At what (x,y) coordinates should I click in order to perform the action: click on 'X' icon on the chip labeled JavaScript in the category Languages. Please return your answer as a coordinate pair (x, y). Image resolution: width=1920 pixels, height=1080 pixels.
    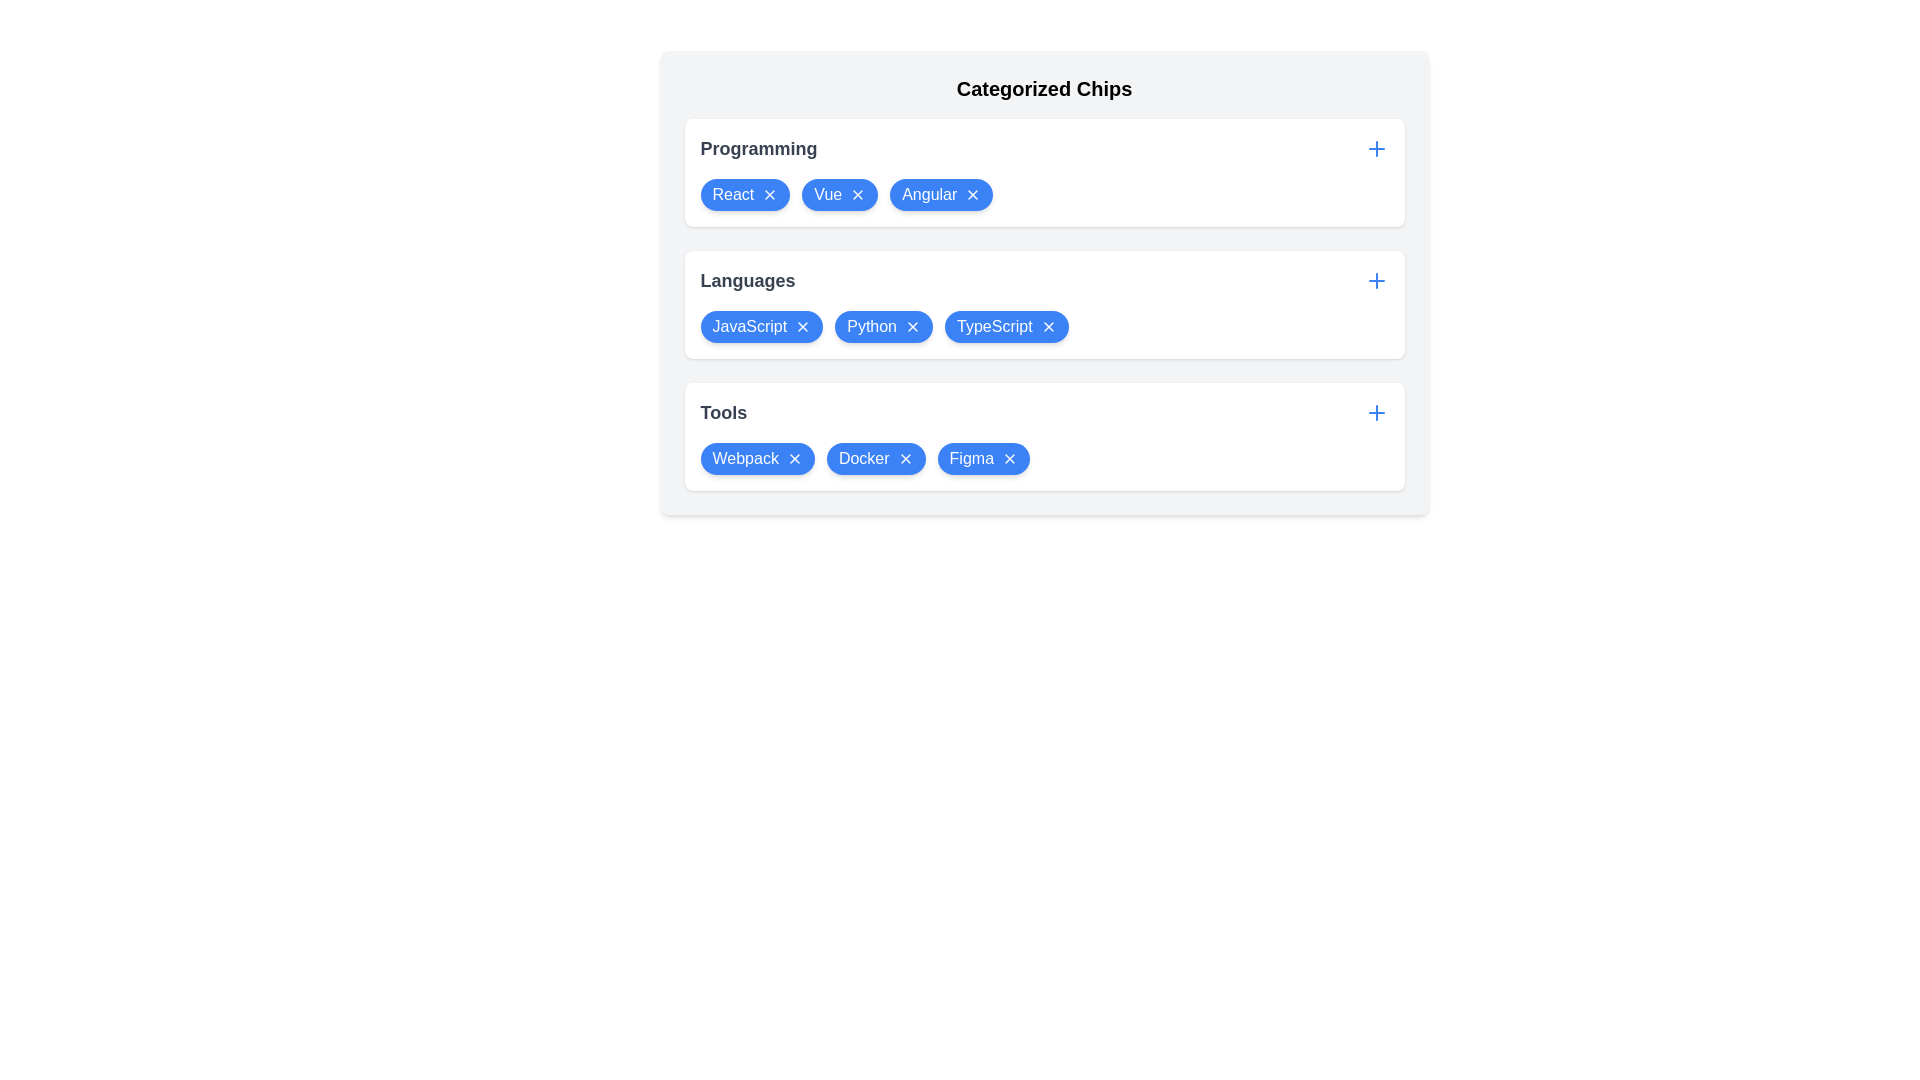
    Looking at the image, I should click on (803, 326).